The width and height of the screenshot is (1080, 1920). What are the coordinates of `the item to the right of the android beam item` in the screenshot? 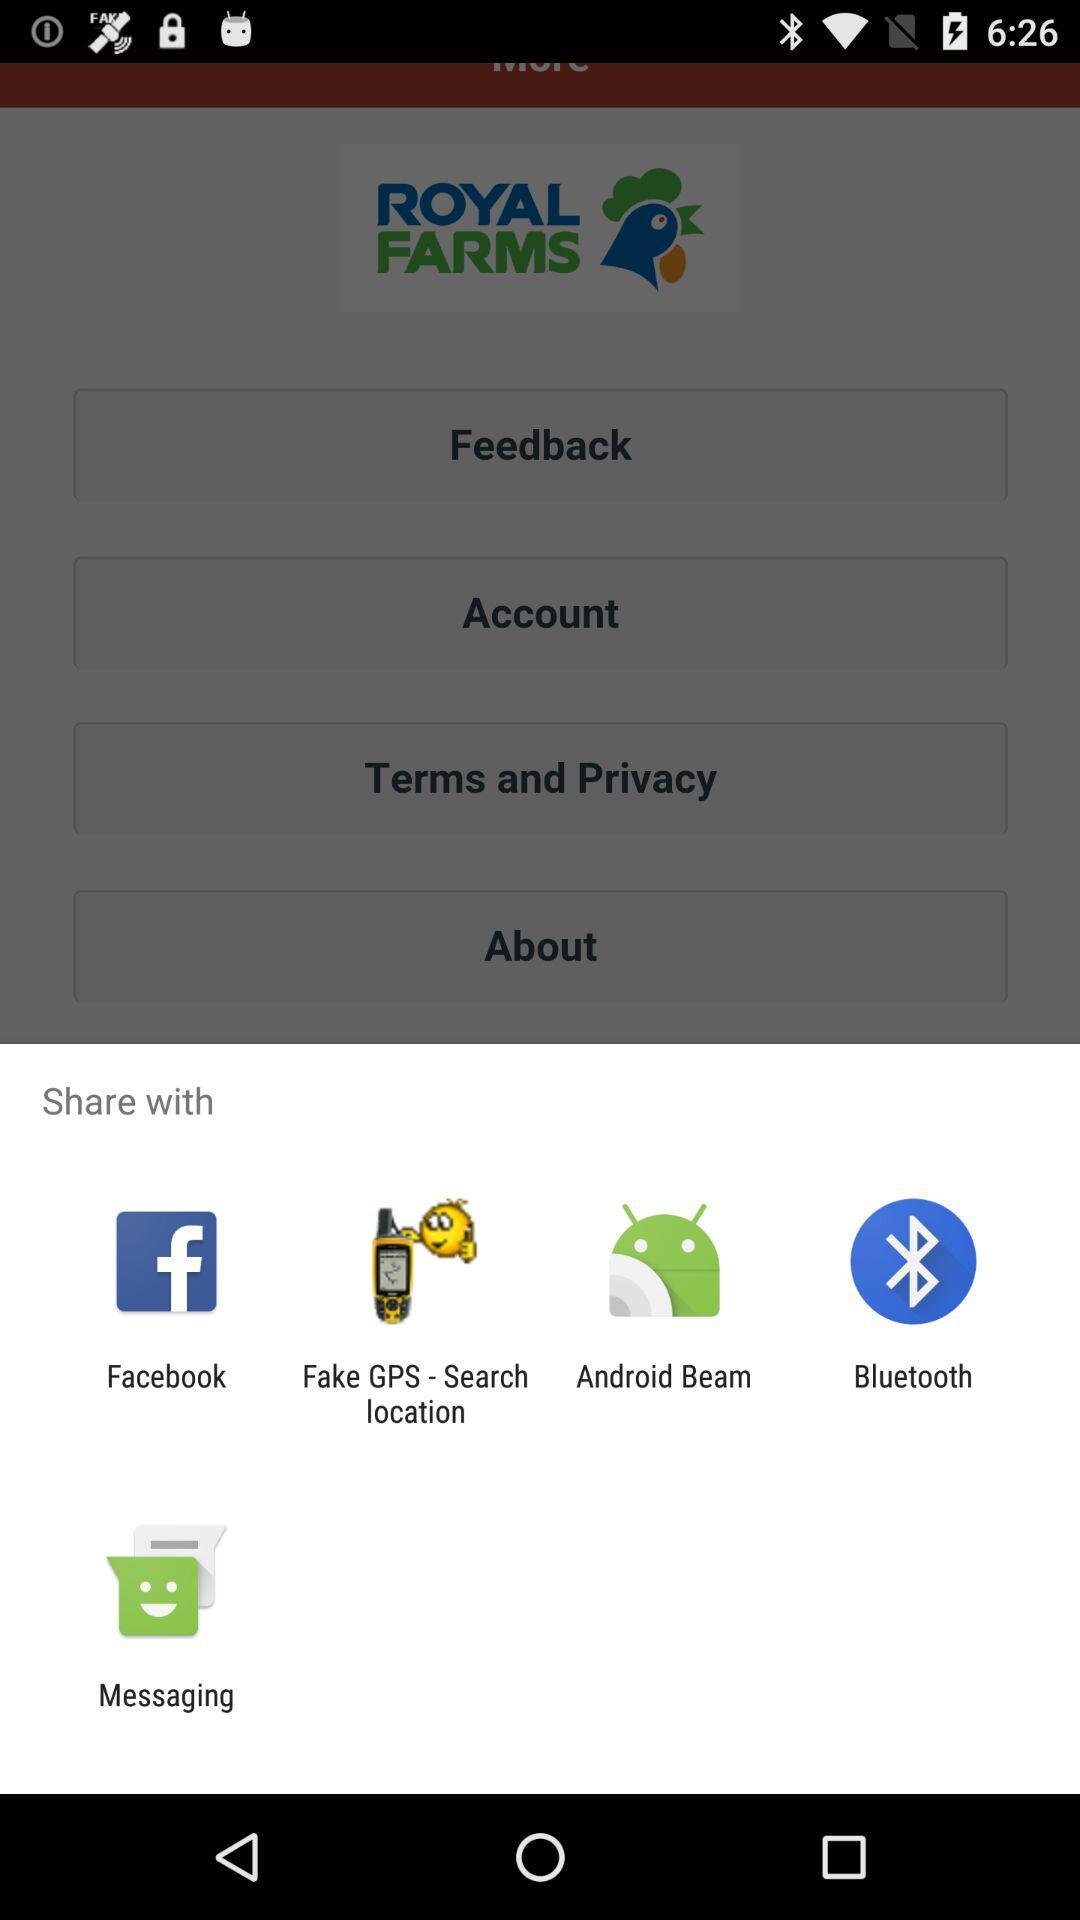 It's located at (913, 1392).